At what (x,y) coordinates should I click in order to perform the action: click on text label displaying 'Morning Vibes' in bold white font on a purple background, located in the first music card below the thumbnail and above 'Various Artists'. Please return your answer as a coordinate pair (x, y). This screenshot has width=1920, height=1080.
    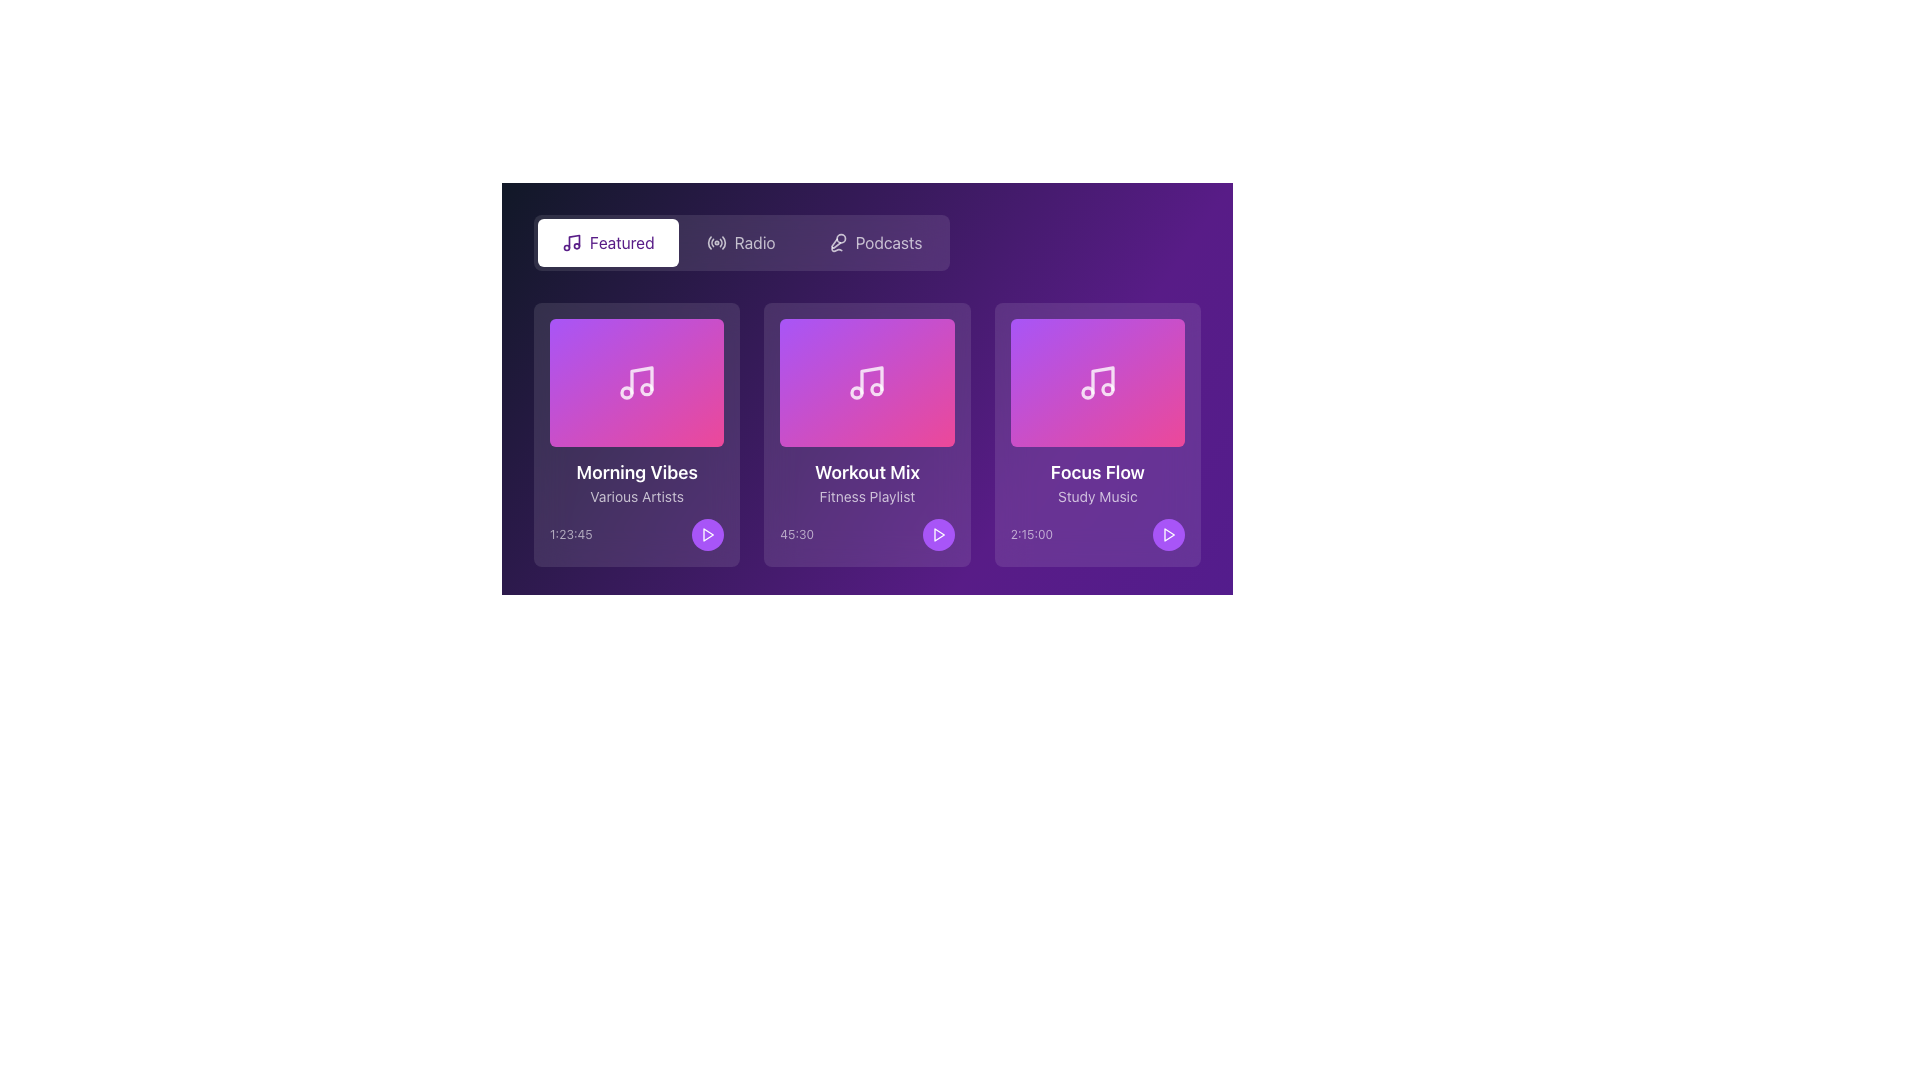
    Looking at the image, I should click on (636, 473).